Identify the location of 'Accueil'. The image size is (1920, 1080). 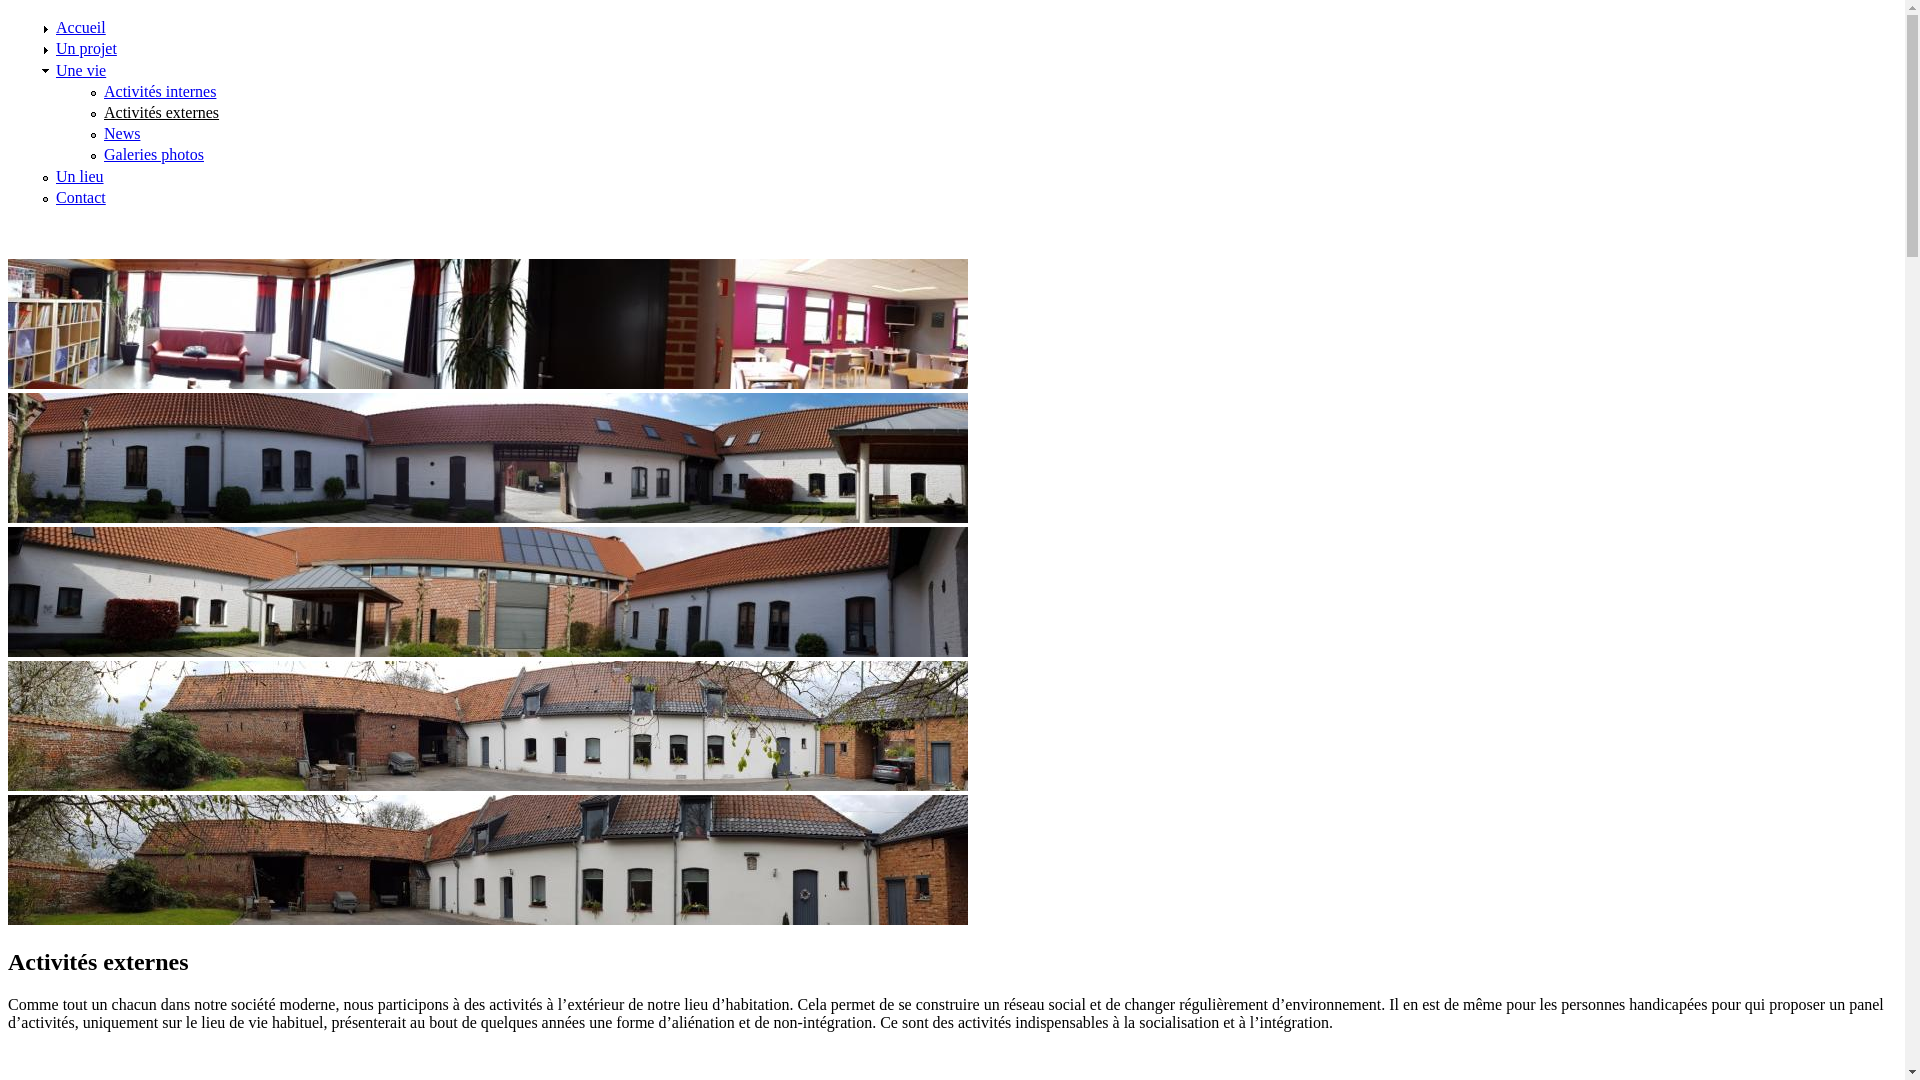
(80, 27).